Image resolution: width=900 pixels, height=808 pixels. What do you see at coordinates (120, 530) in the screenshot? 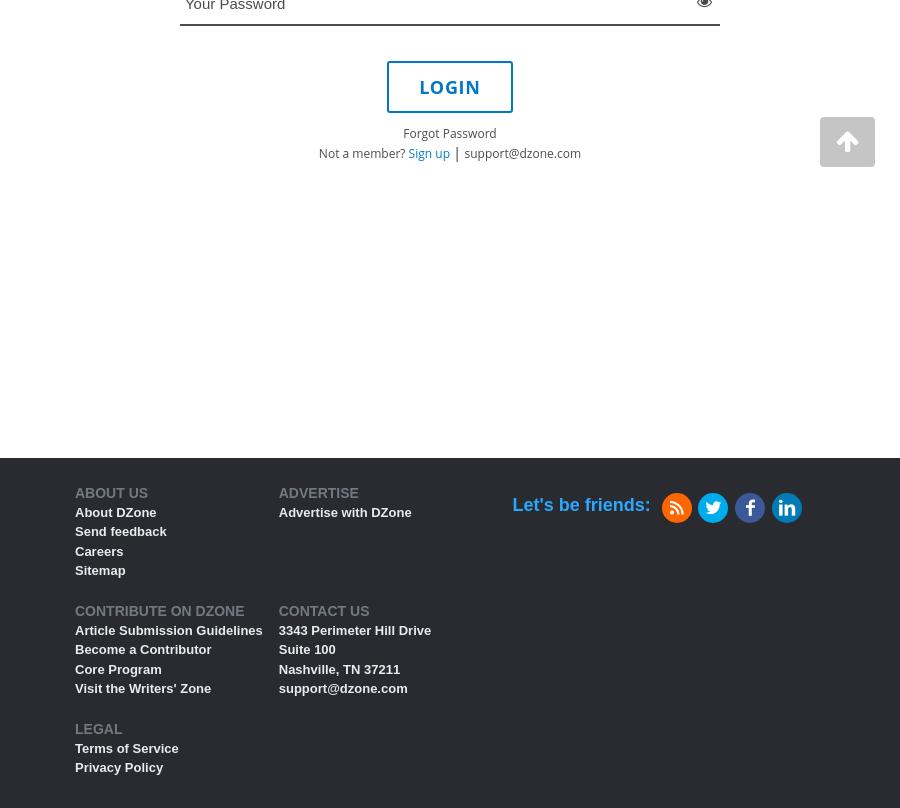
I see `'Send feedback'` at bounding box center [120, 530].